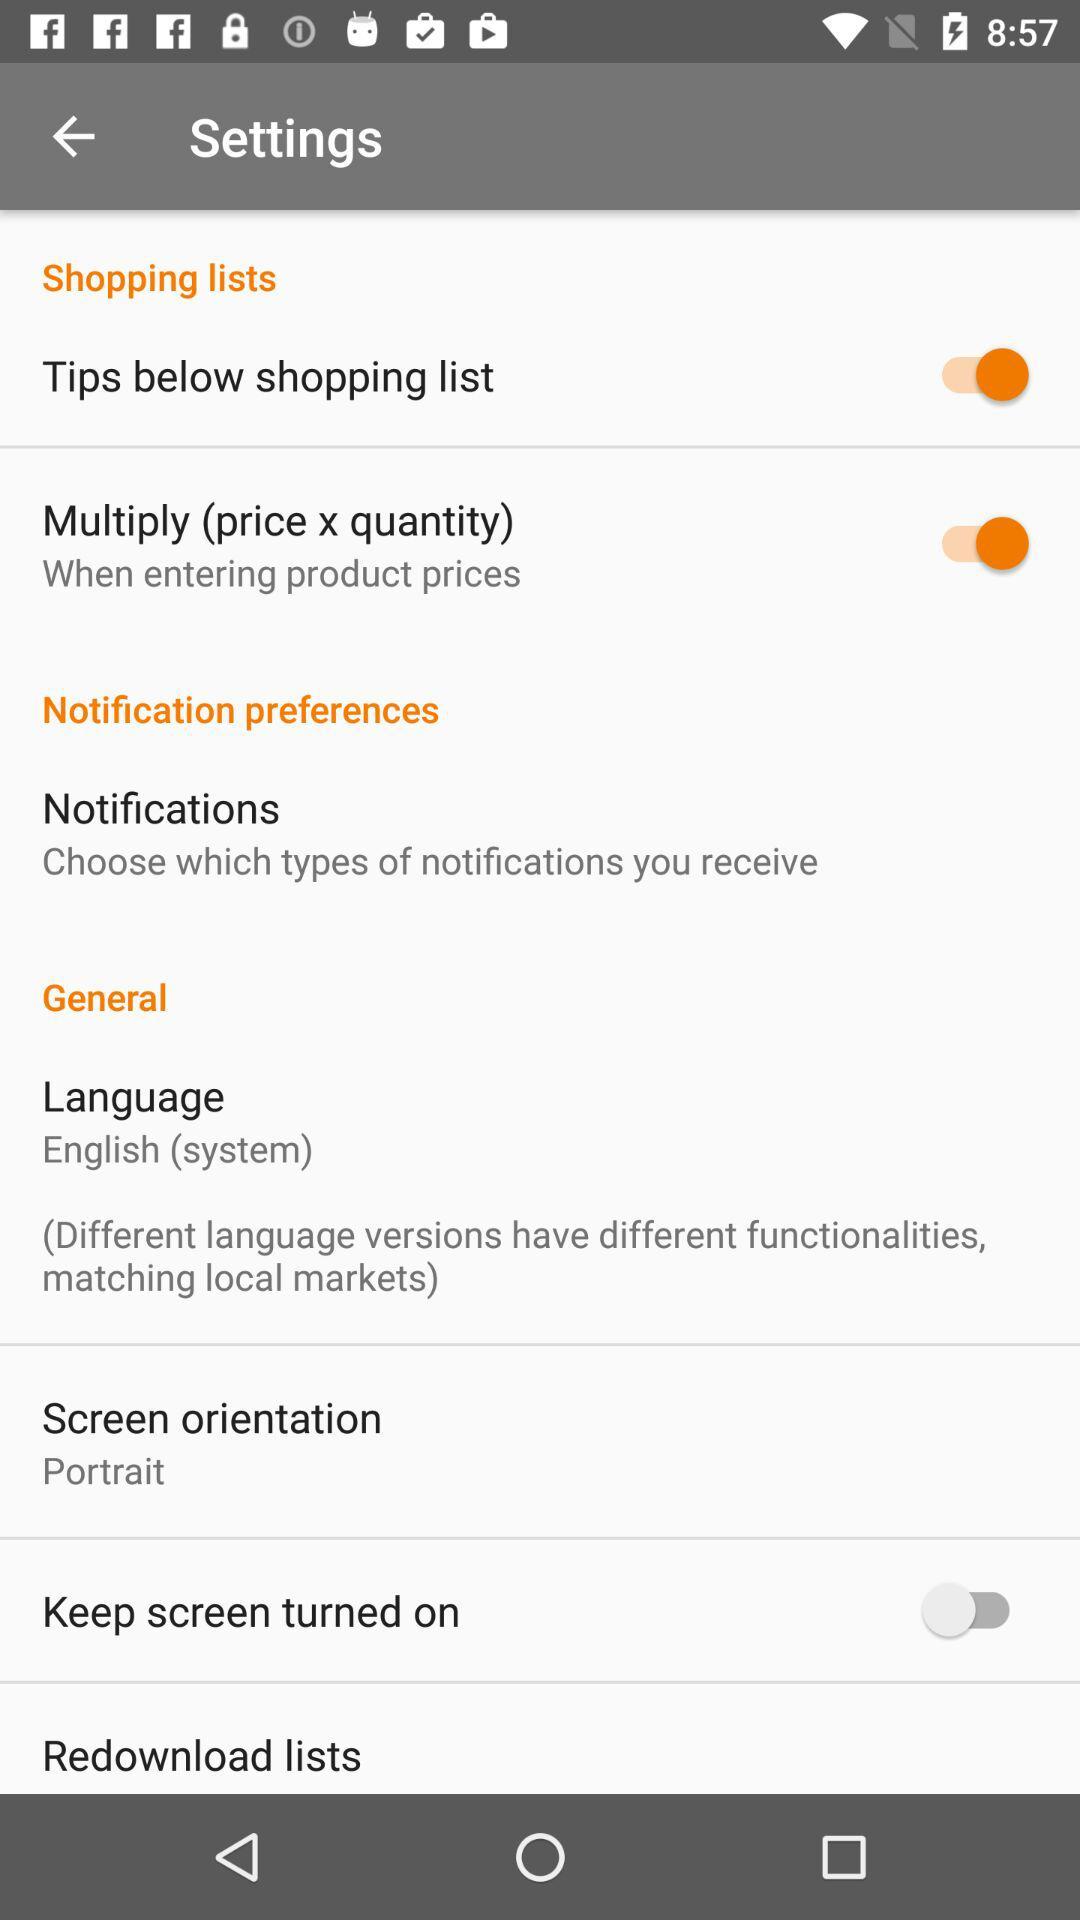 The image size is (1080, 1920). Describe the element at coordinates (103, 1469) in the screenshot. I see `icon below the screen orientation item` at that location.